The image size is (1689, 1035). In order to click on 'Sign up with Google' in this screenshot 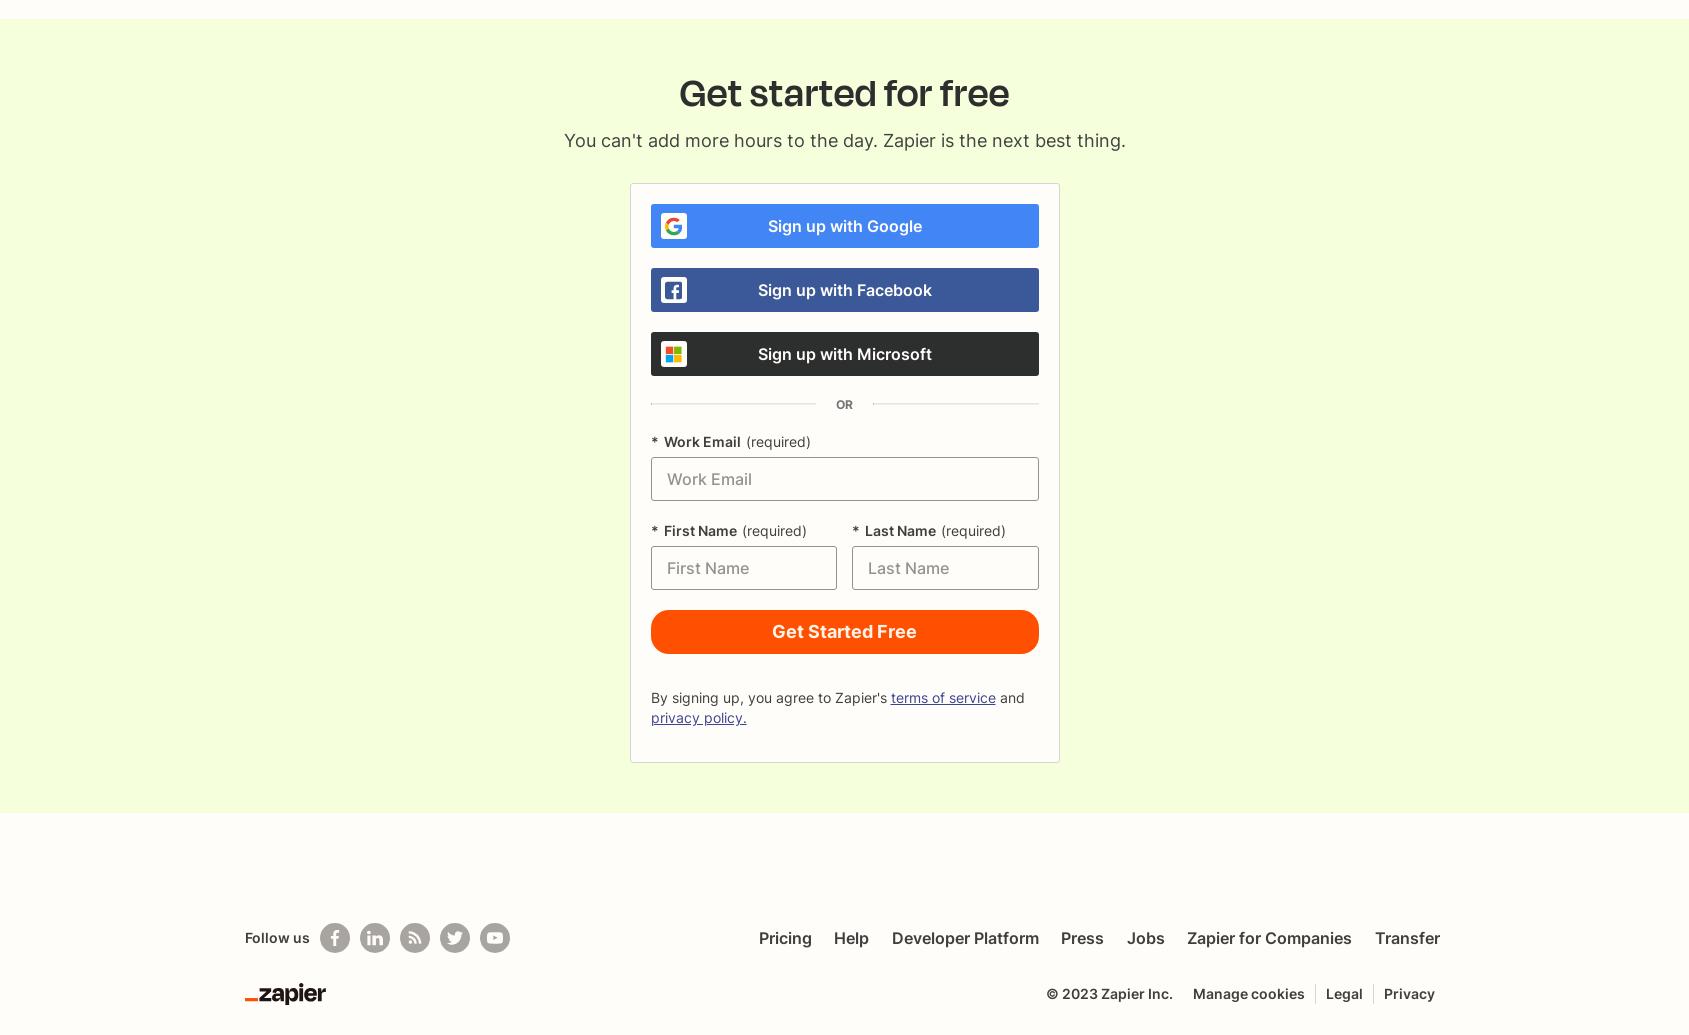, I will do `click(842, 226)`.